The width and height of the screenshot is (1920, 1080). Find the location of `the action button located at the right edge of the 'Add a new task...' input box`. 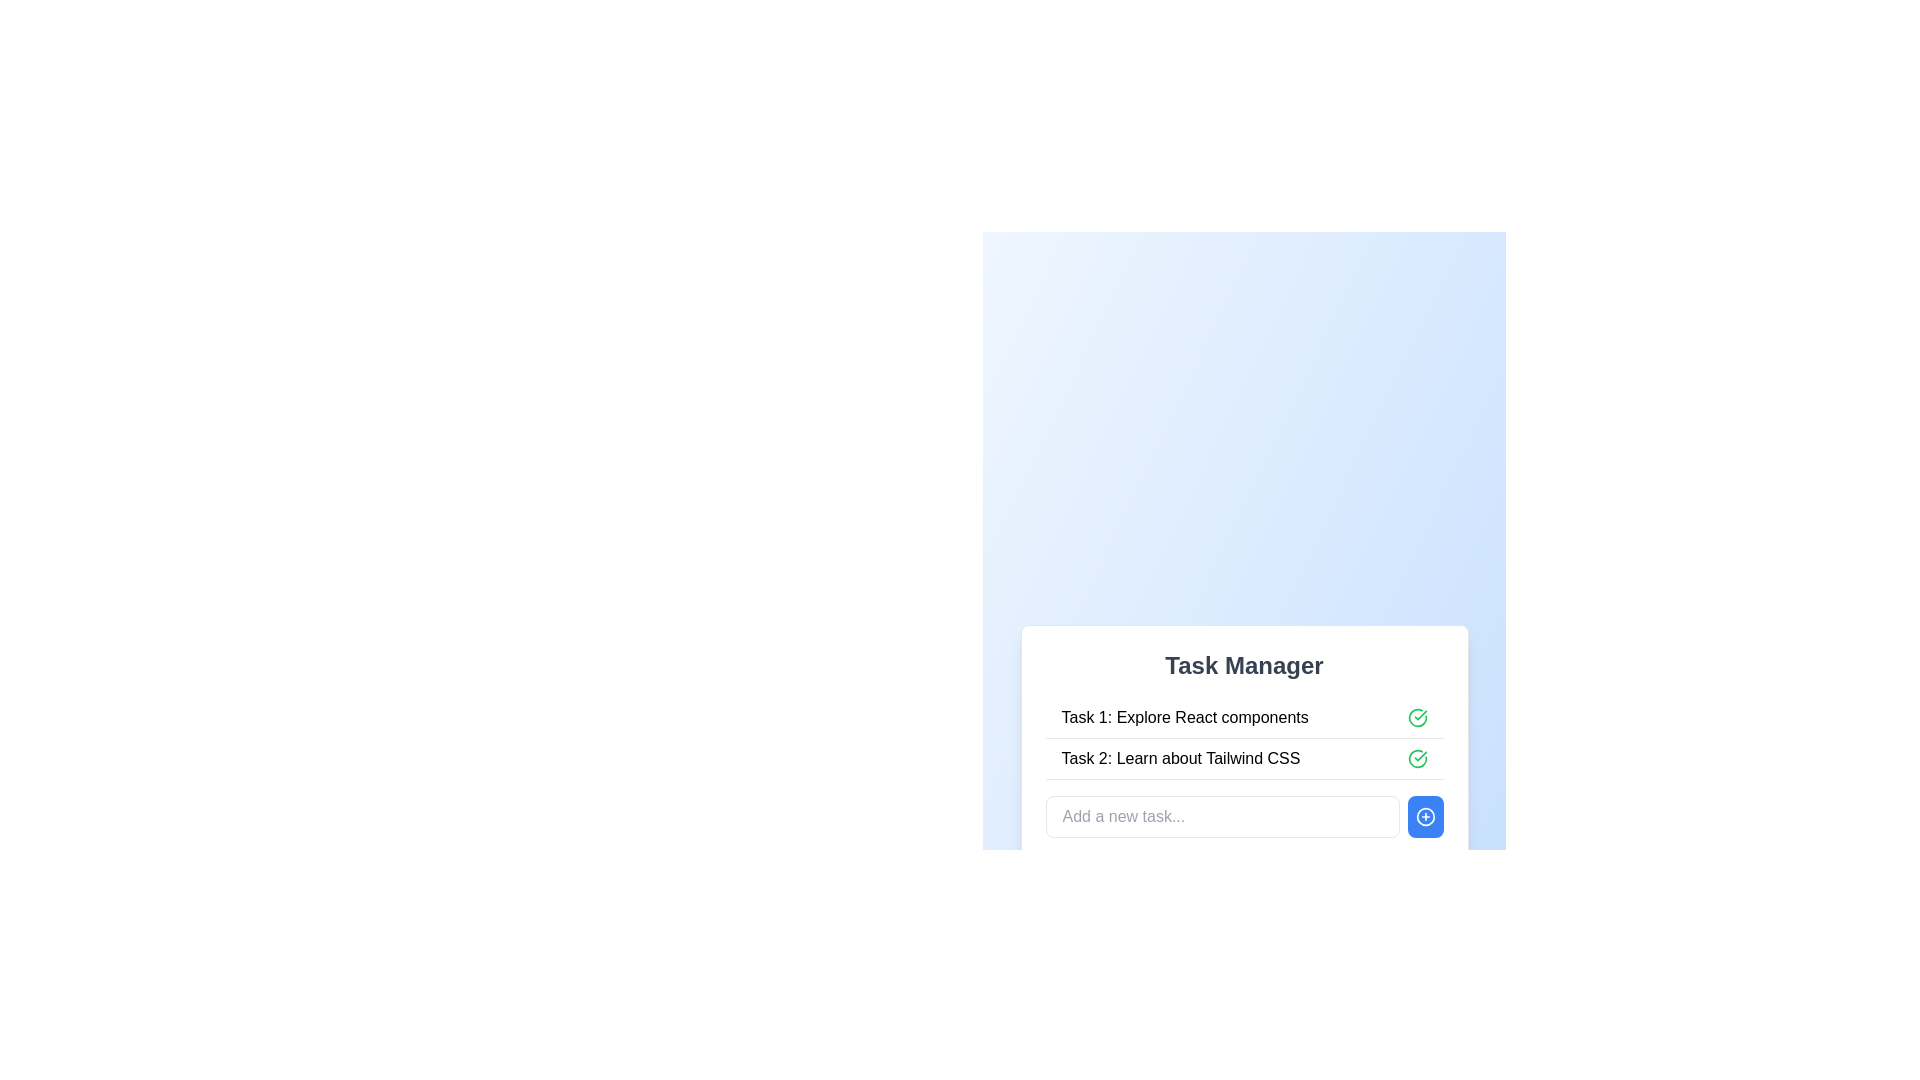

the action button located at the right edge of the 'Add a new task...' input box is located at coordinates (1424, 817).